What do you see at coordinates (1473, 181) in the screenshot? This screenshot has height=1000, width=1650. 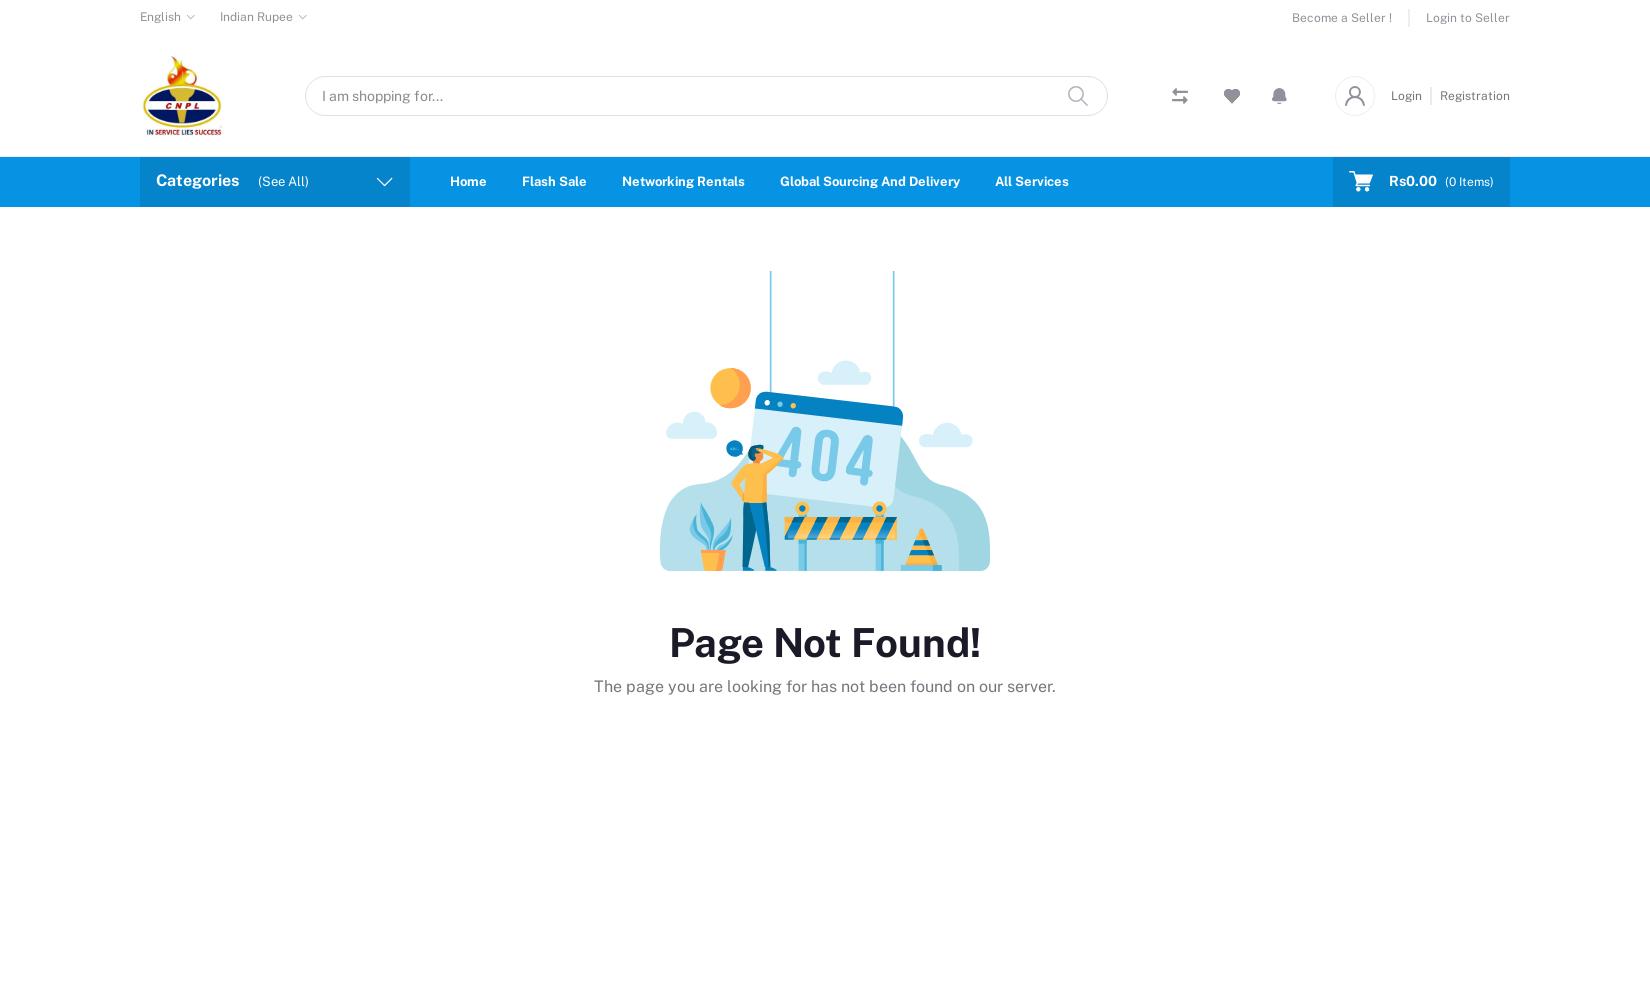 I see `'Items)'` at bounding box center [1473, 181].